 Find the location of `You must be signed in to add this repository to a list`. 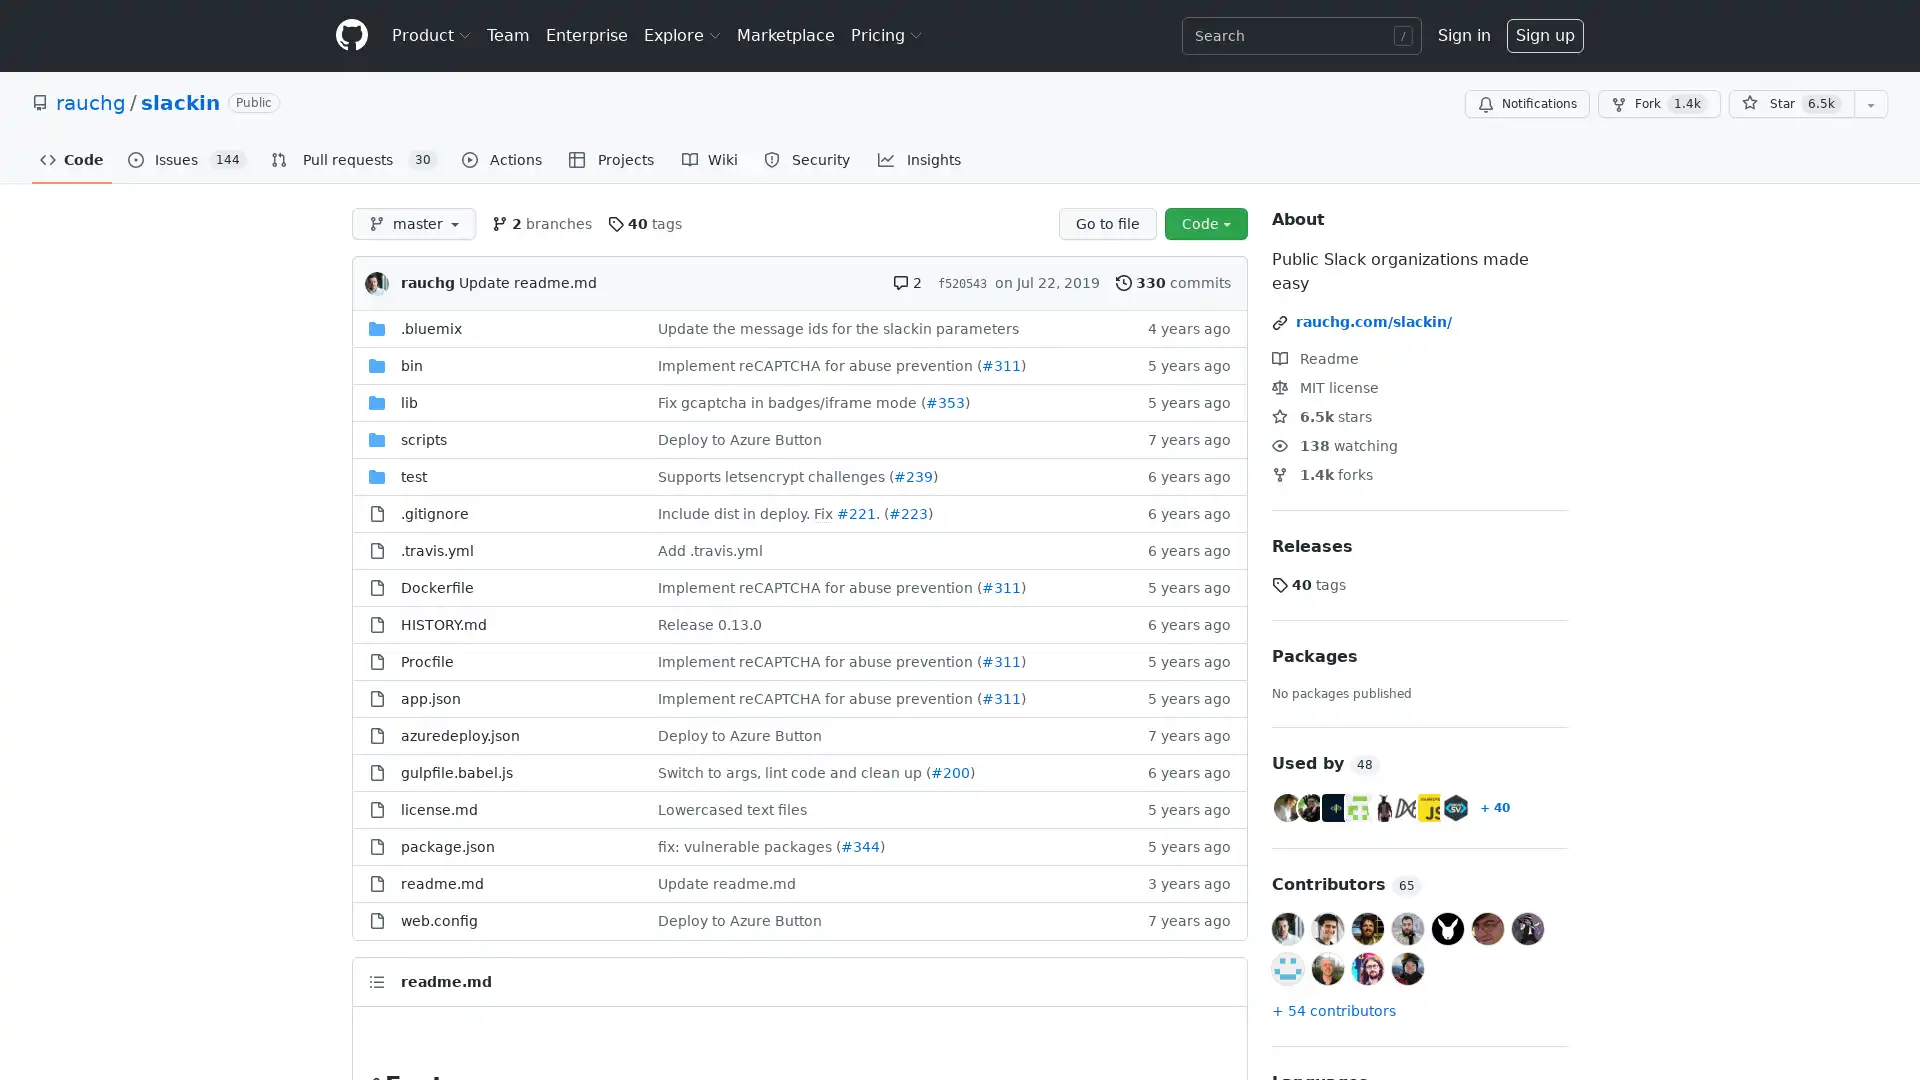

You must be signed in to add this repository to a list is located at coordinates (1870, 104).